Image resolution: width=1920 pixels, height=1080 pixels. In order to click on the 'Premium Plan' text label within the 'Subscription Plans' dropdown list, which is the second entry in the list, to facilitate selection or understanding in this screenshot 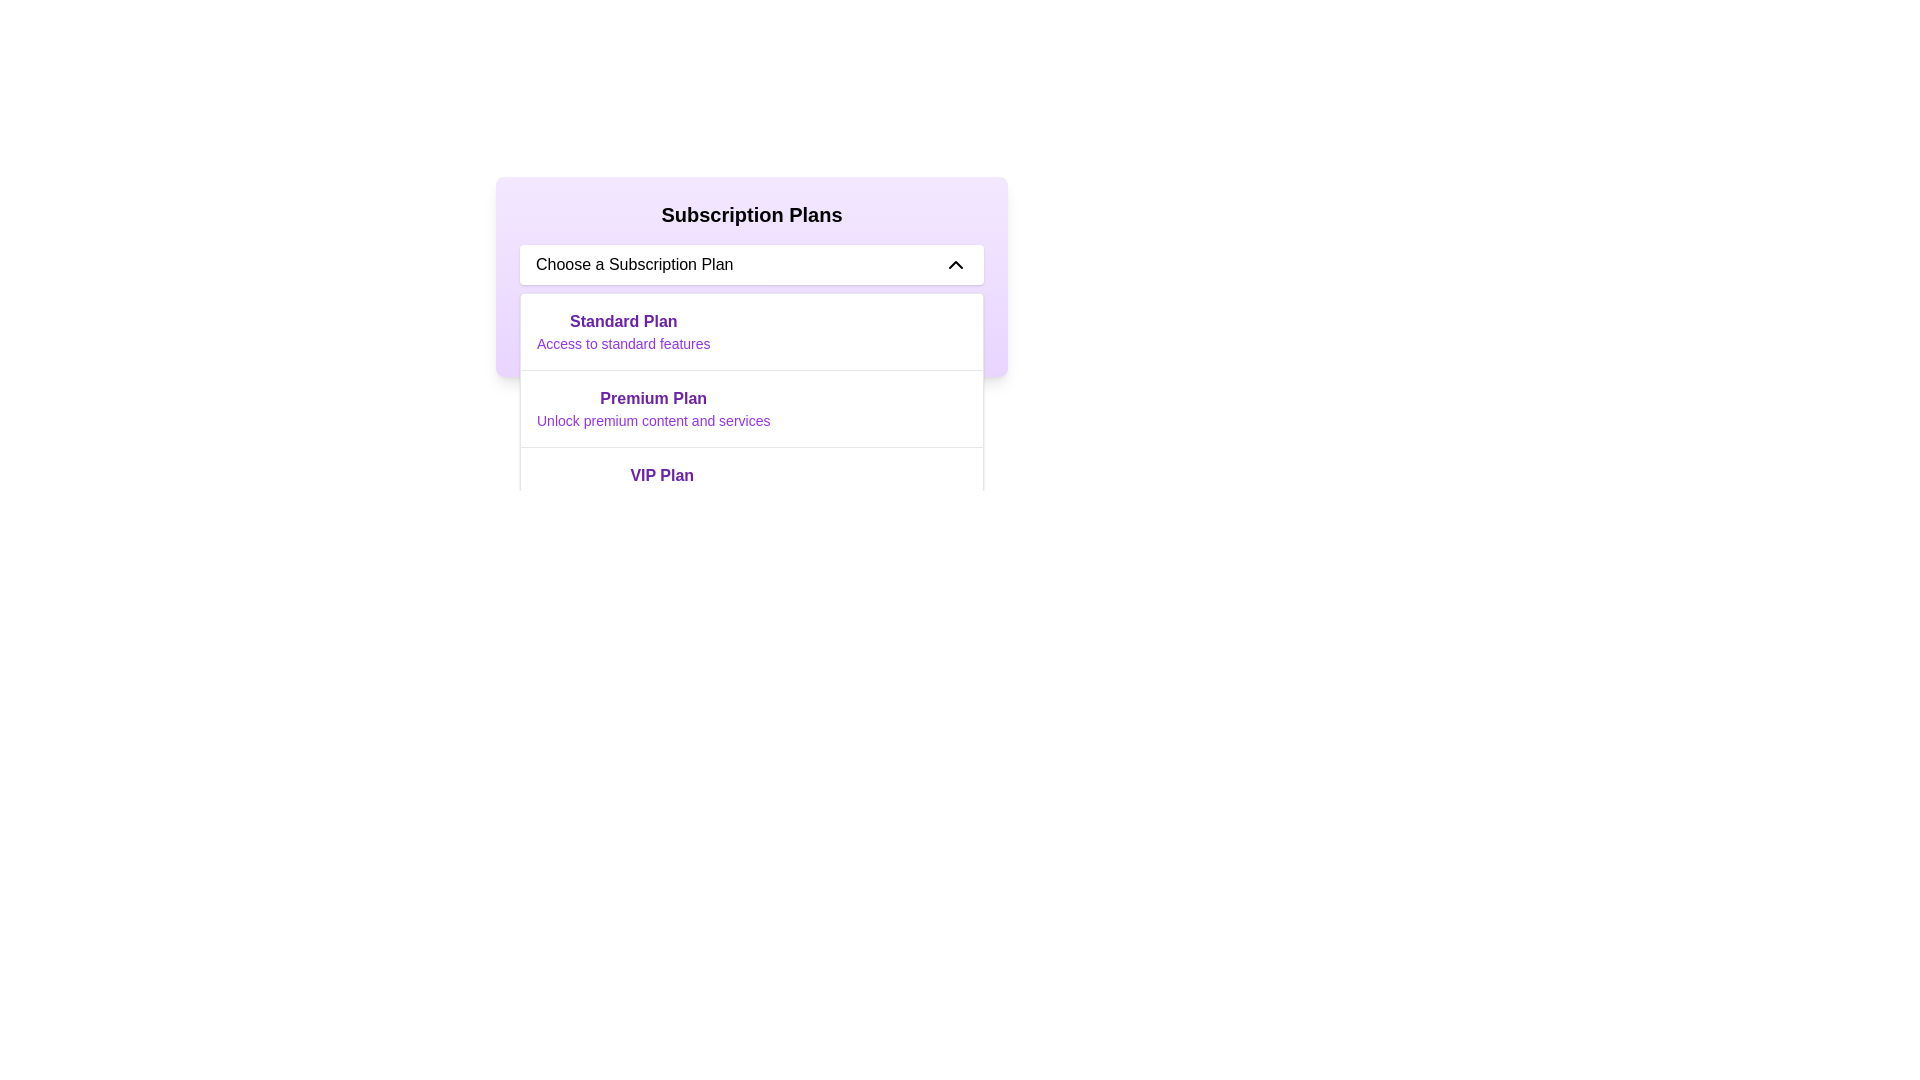, I will do `click(653, 398)`.